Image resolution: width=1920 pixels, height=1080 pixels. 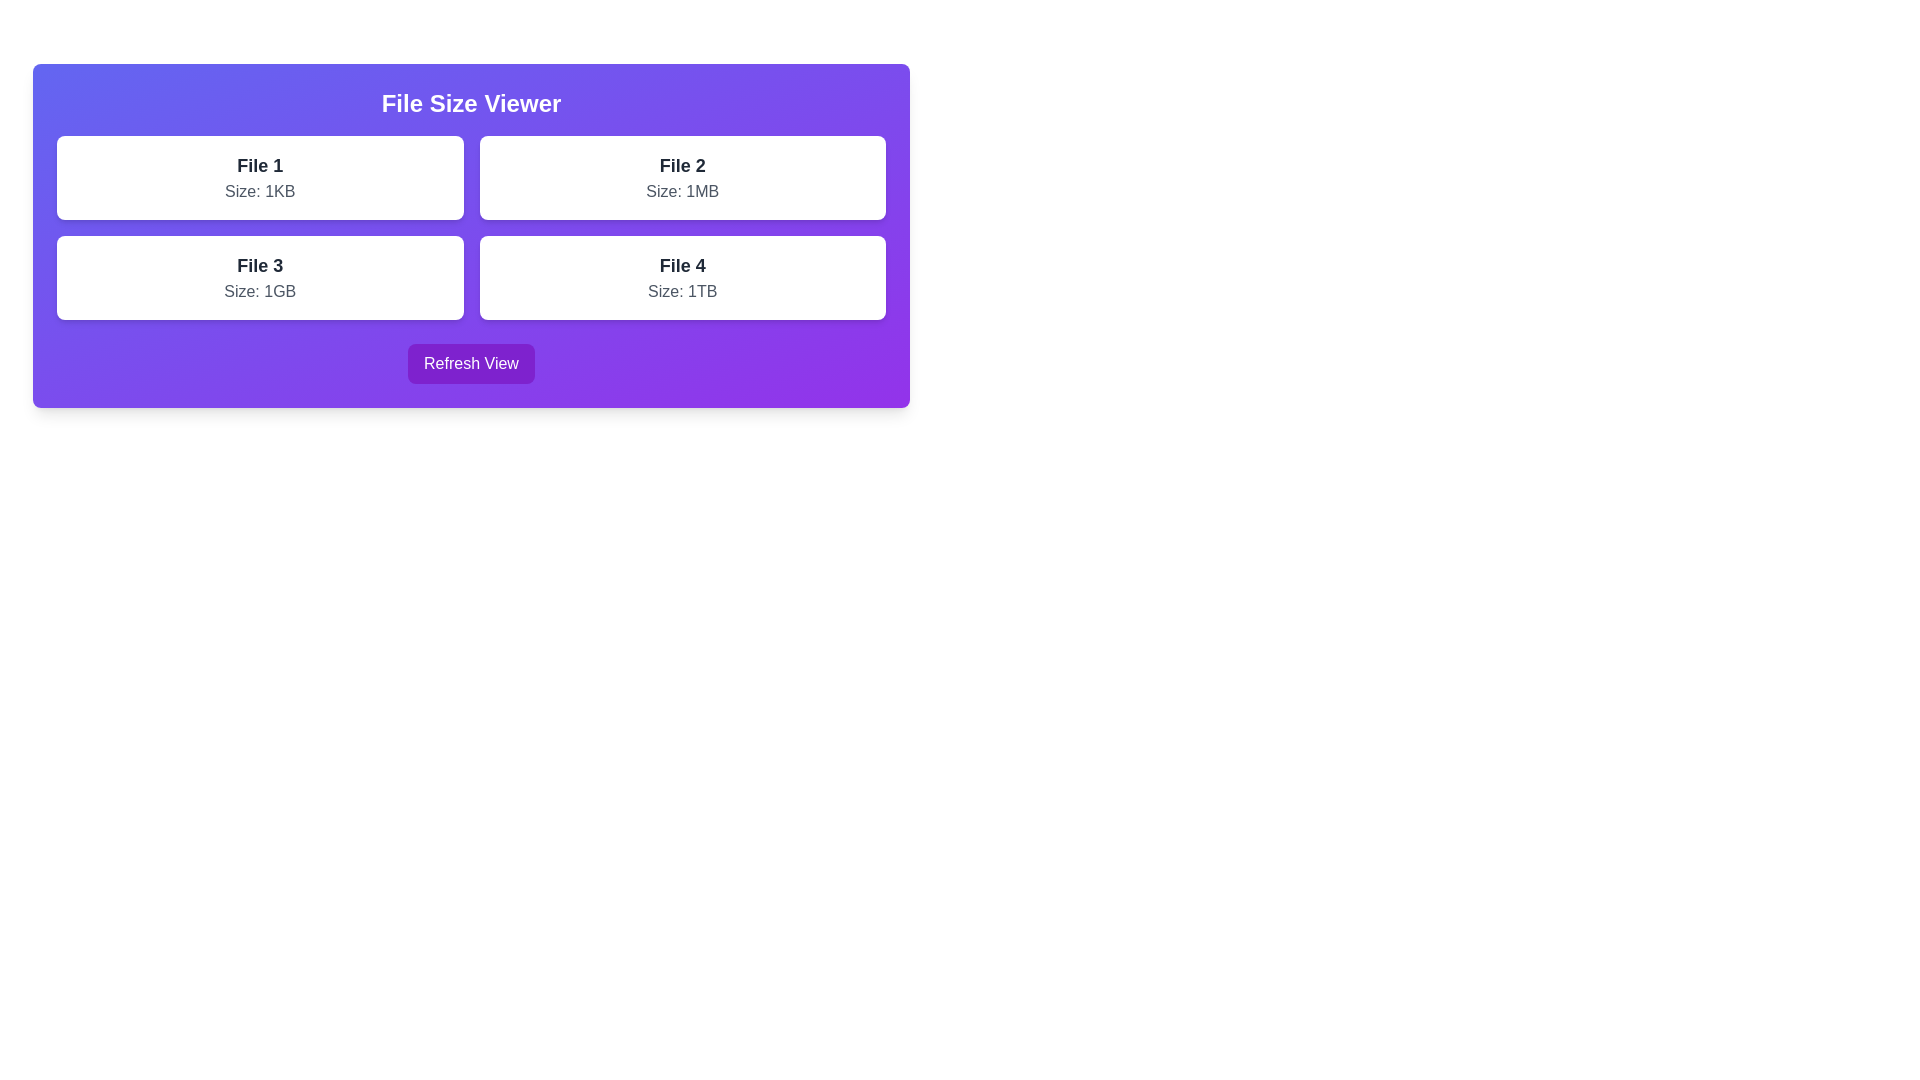 I want to click on the informational text label displaying the size of the file associated with 'File 2', located below the title text within the card labeled 'File 2', so click(x=682, y=192).